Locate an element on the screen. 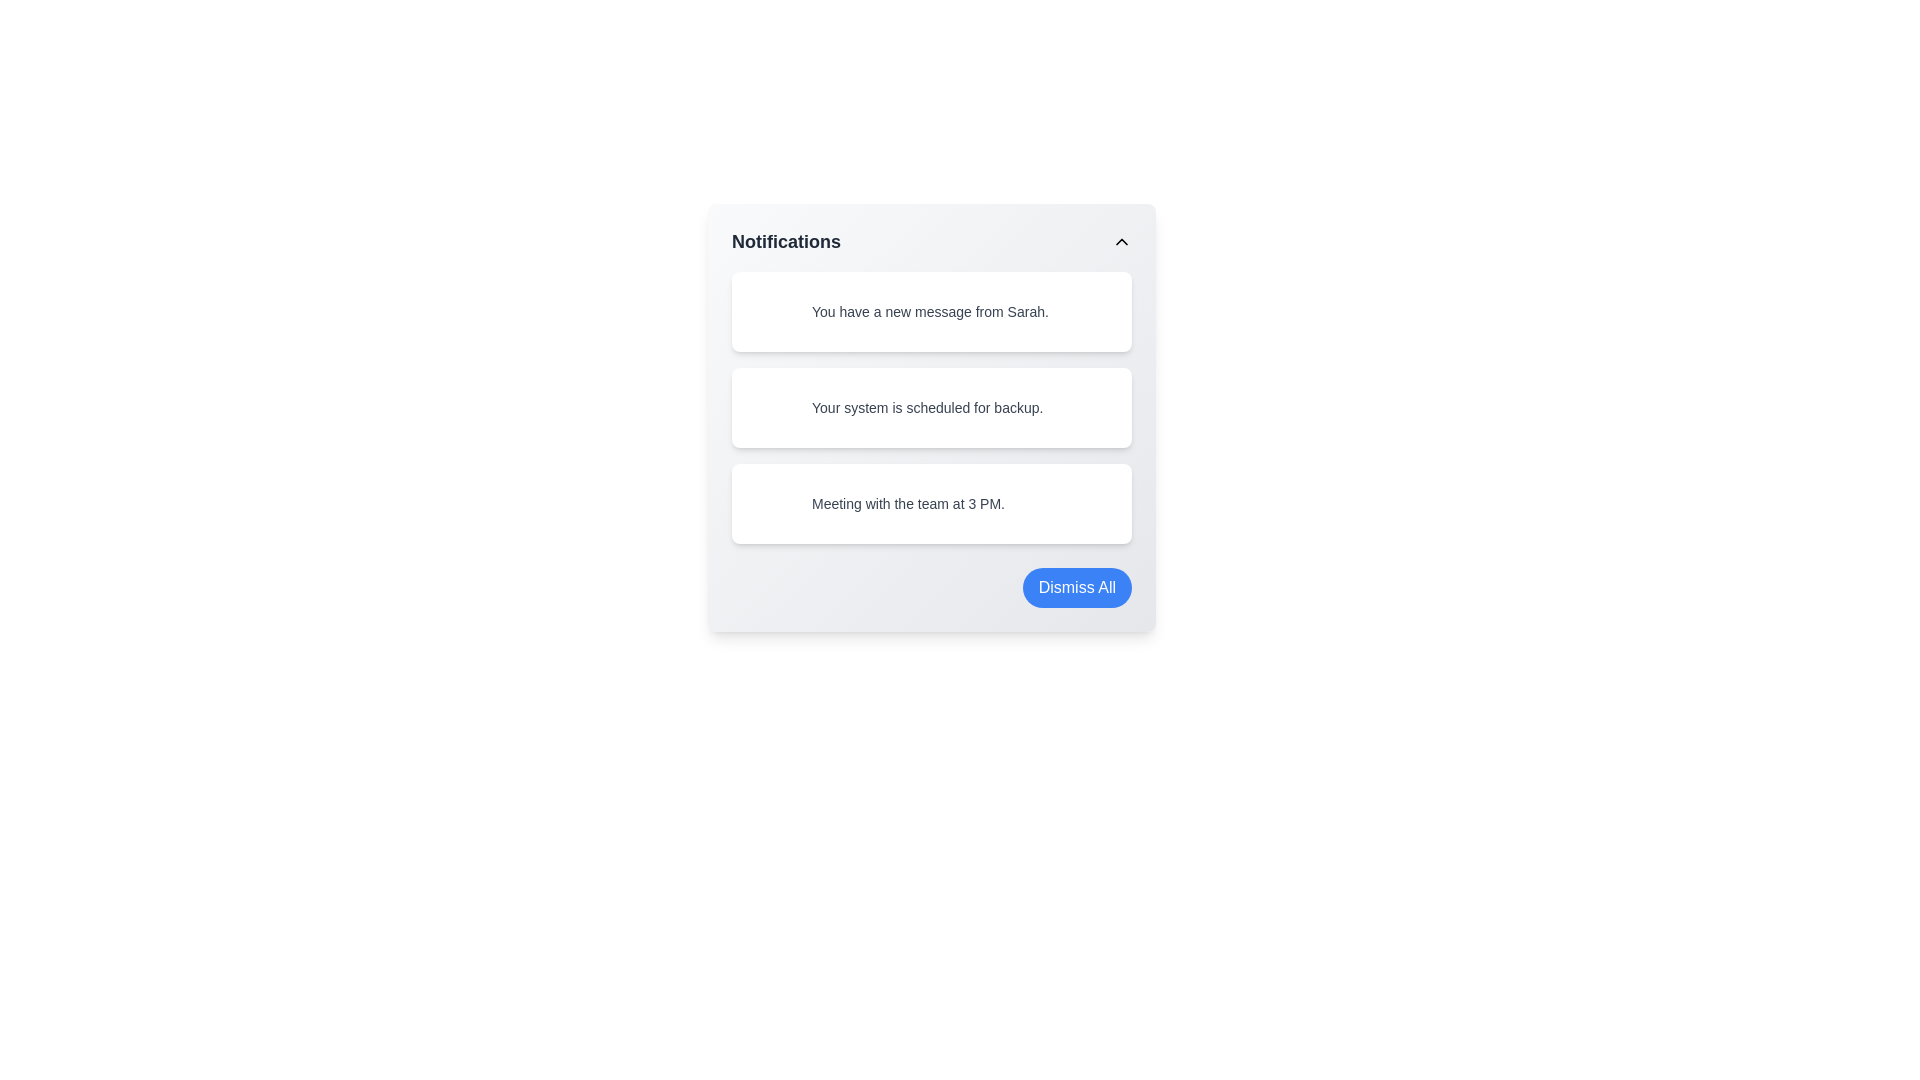  text label that displays 'Meeting with the team at 3 PM.' positioned in a white rounded box as the third item in a list of notifications is located at coordinates (907, 503).